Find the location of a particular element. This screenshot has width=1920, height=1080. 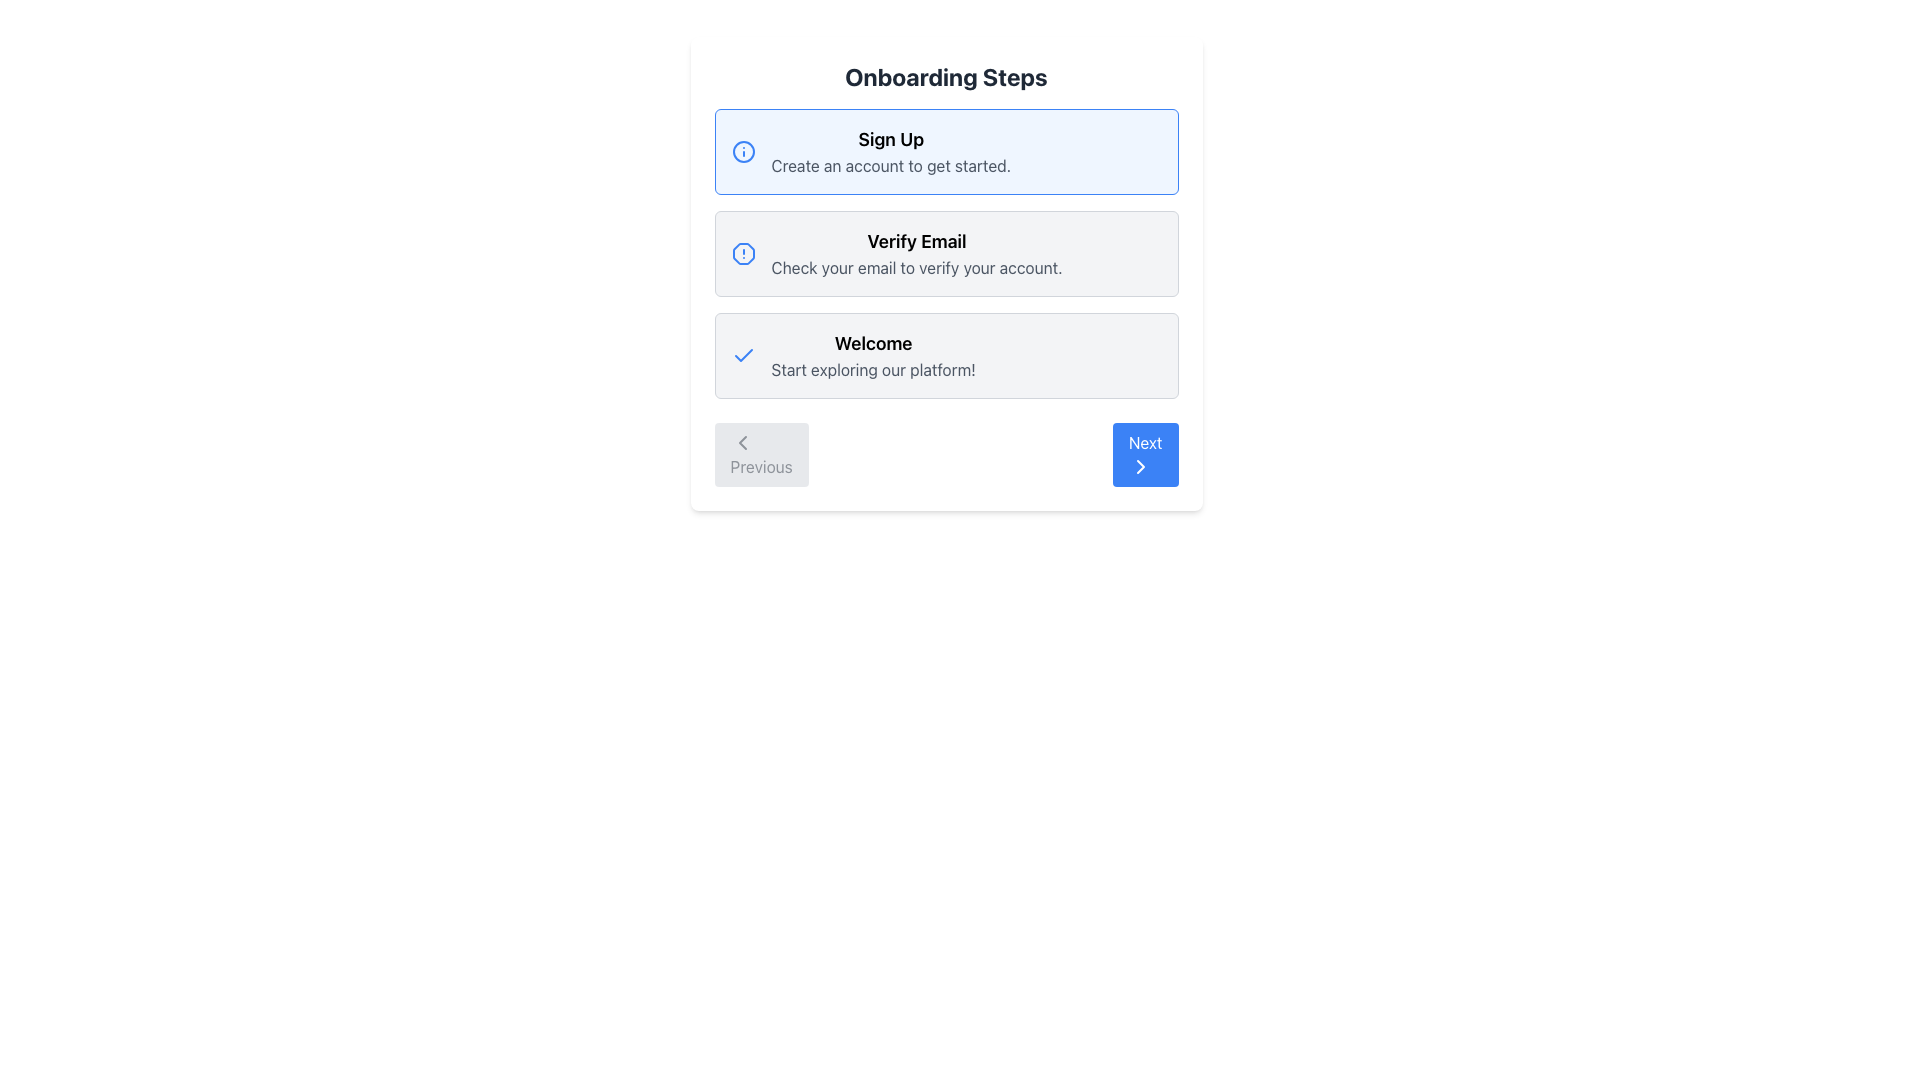

the icon that indicates the completion of the 'Welcome' step in the onboarding process, located to the left of the text content is located at coordinates (742, 354).